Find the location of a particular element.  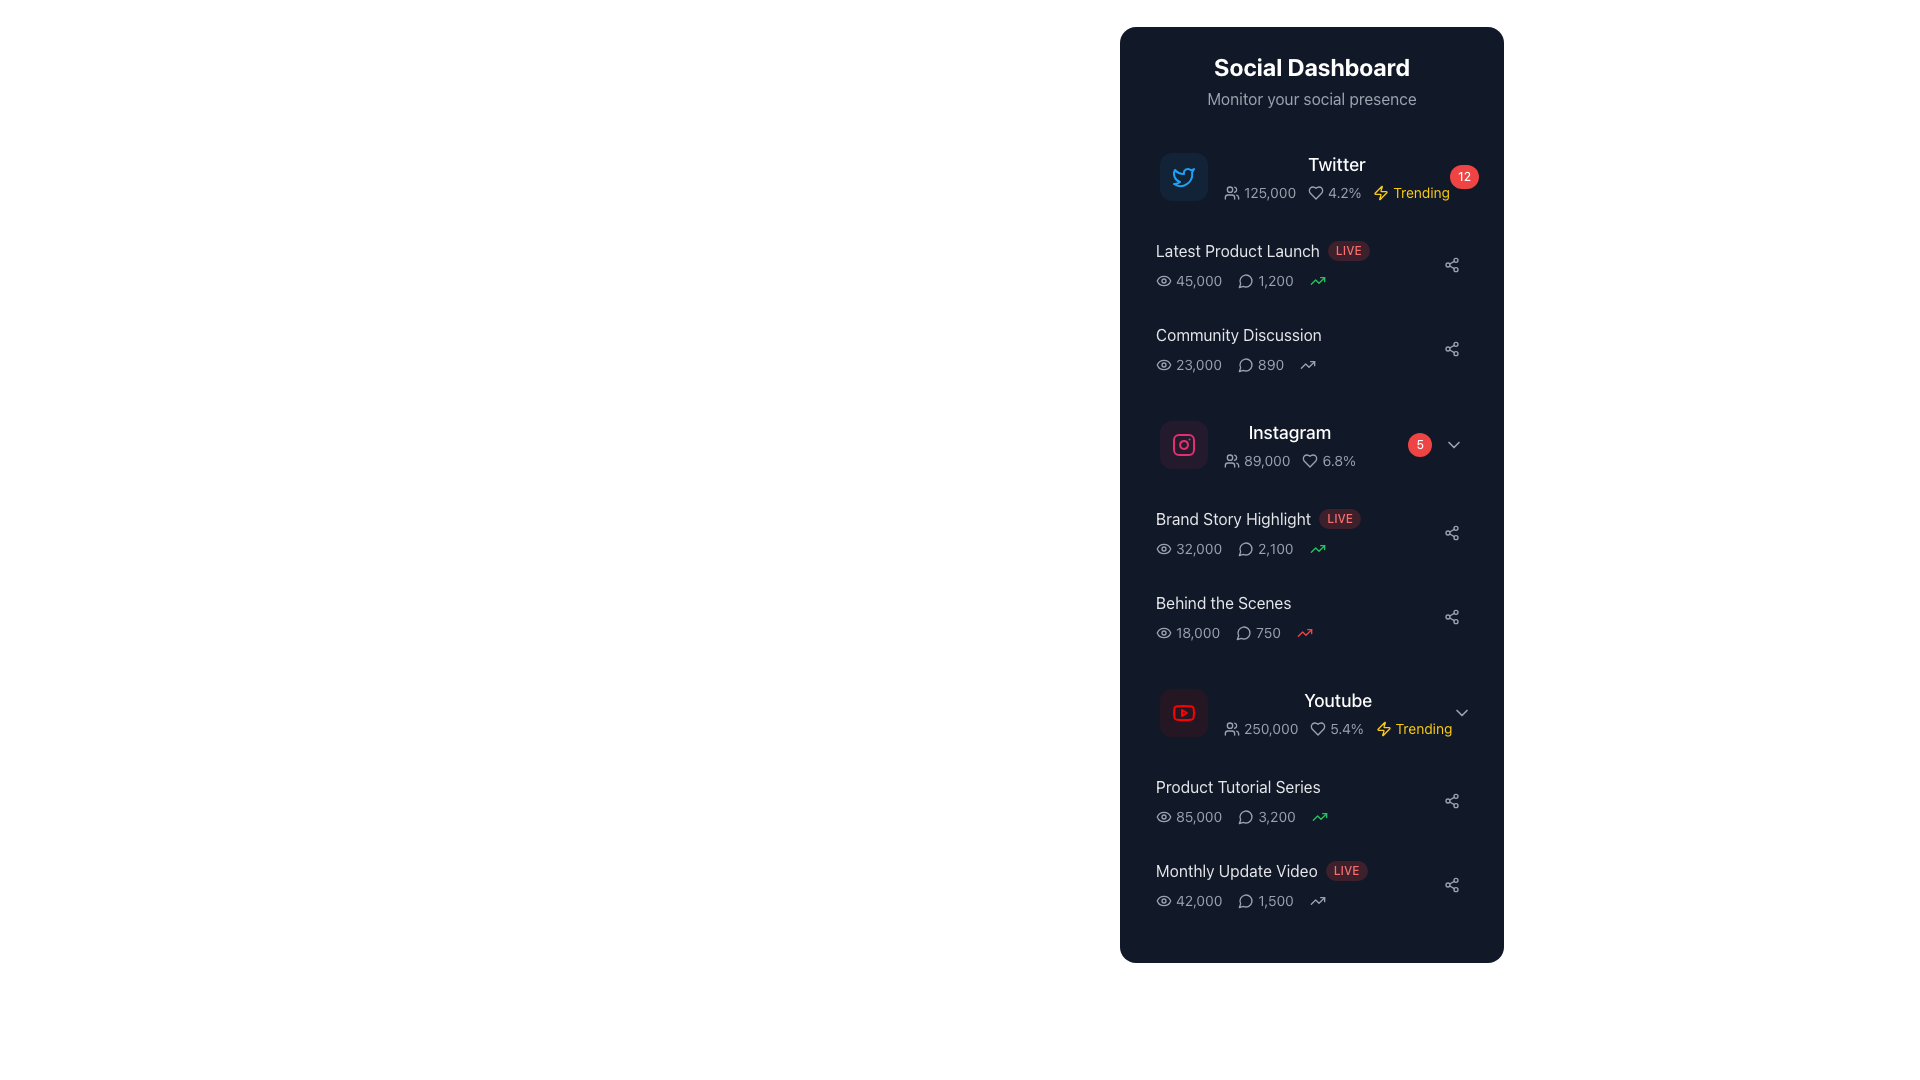

the eye-shaped icon that is located to the left of the numerical label '42,000' in the 'Monthly Update Video' section of the dashboard is located at coordinates (1163, 901).